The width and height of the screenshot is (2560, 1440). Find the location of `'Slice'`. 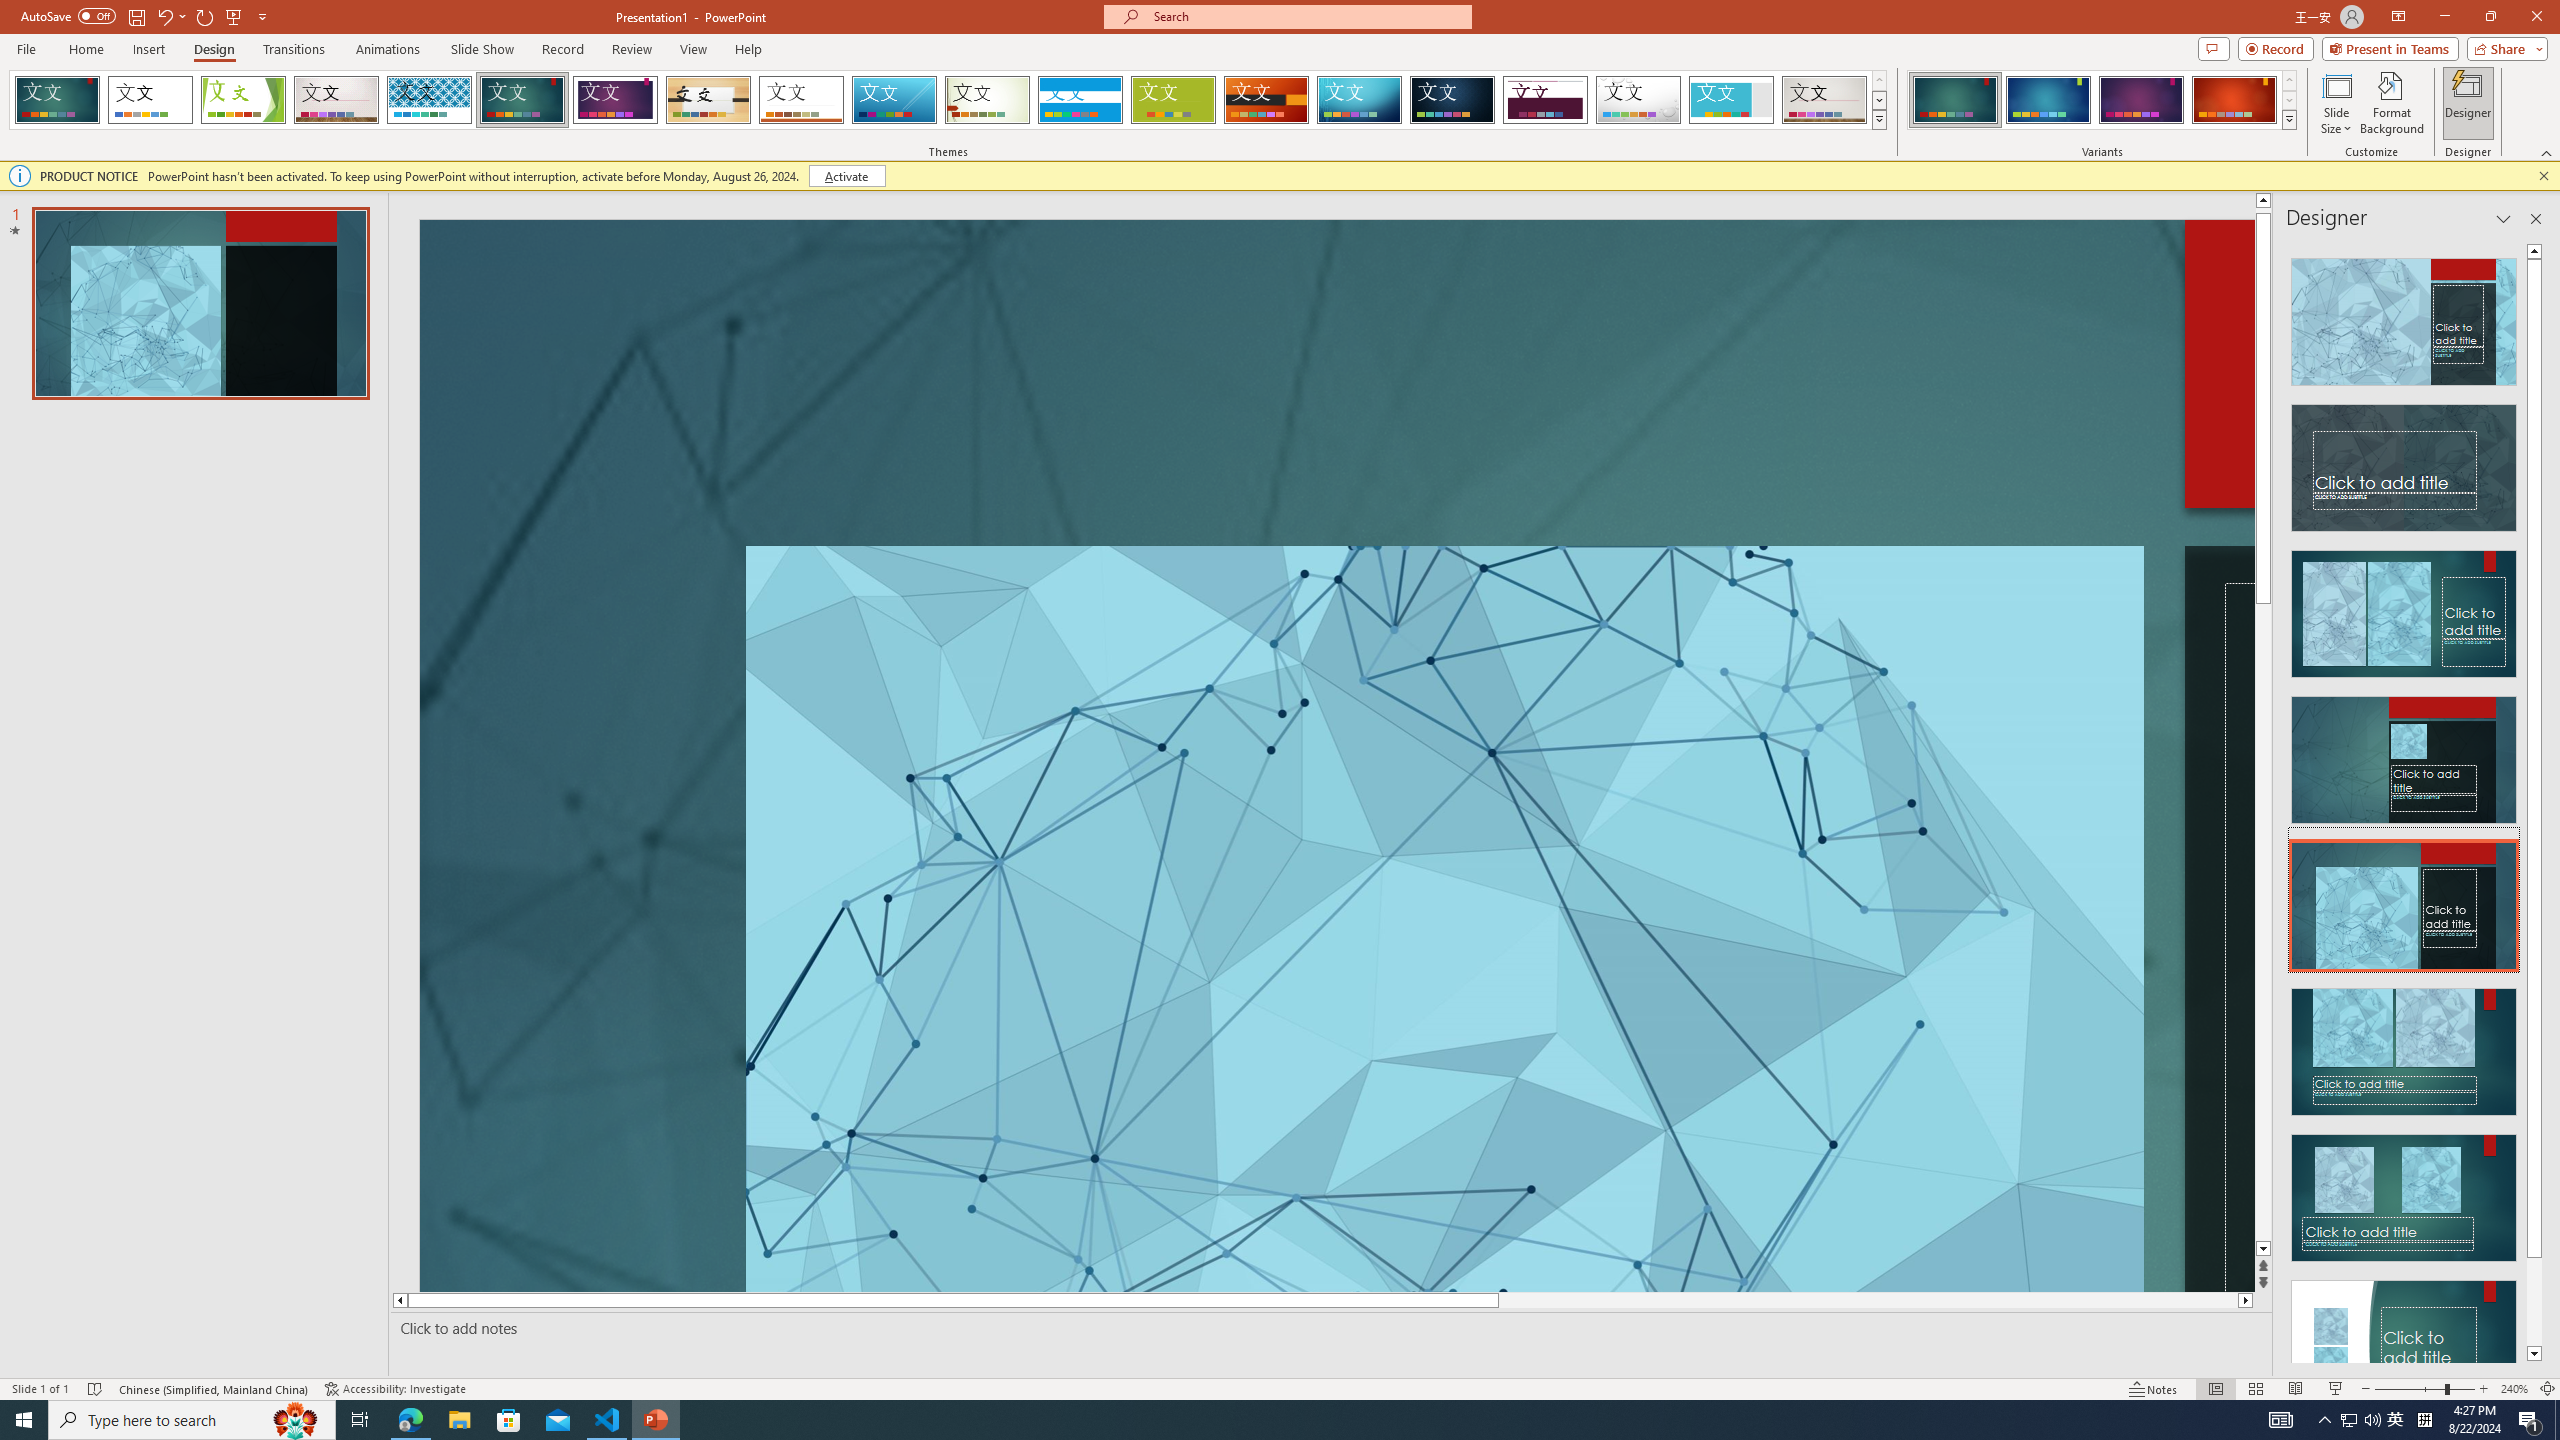

'Slice' is located at coordinates (893, 99).